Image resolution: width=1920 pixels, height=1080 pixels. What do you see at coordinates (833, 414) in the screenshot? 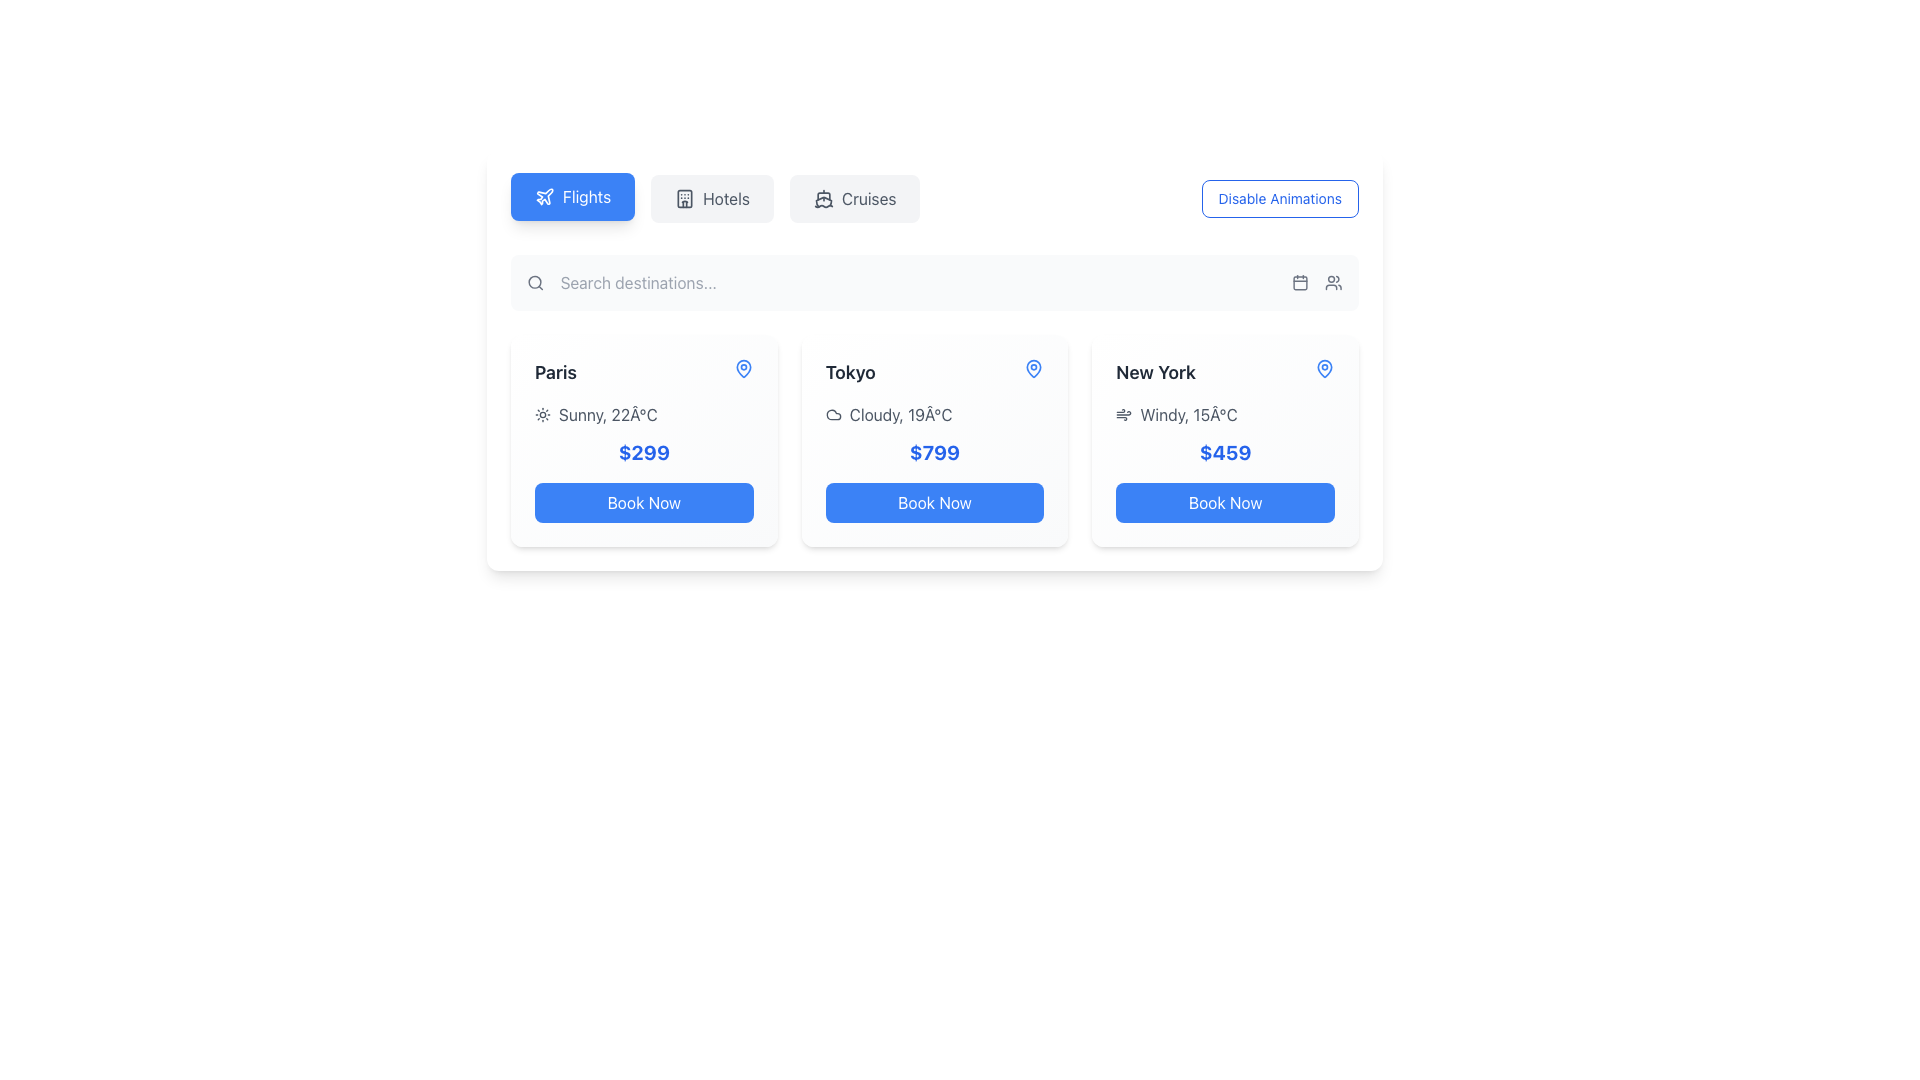
I see `the 'Cloudy' weather icon located in the top-left area of the Tokyo travel destination card, which is adjacent to the weather condition text` at bounding box center [833, 414].